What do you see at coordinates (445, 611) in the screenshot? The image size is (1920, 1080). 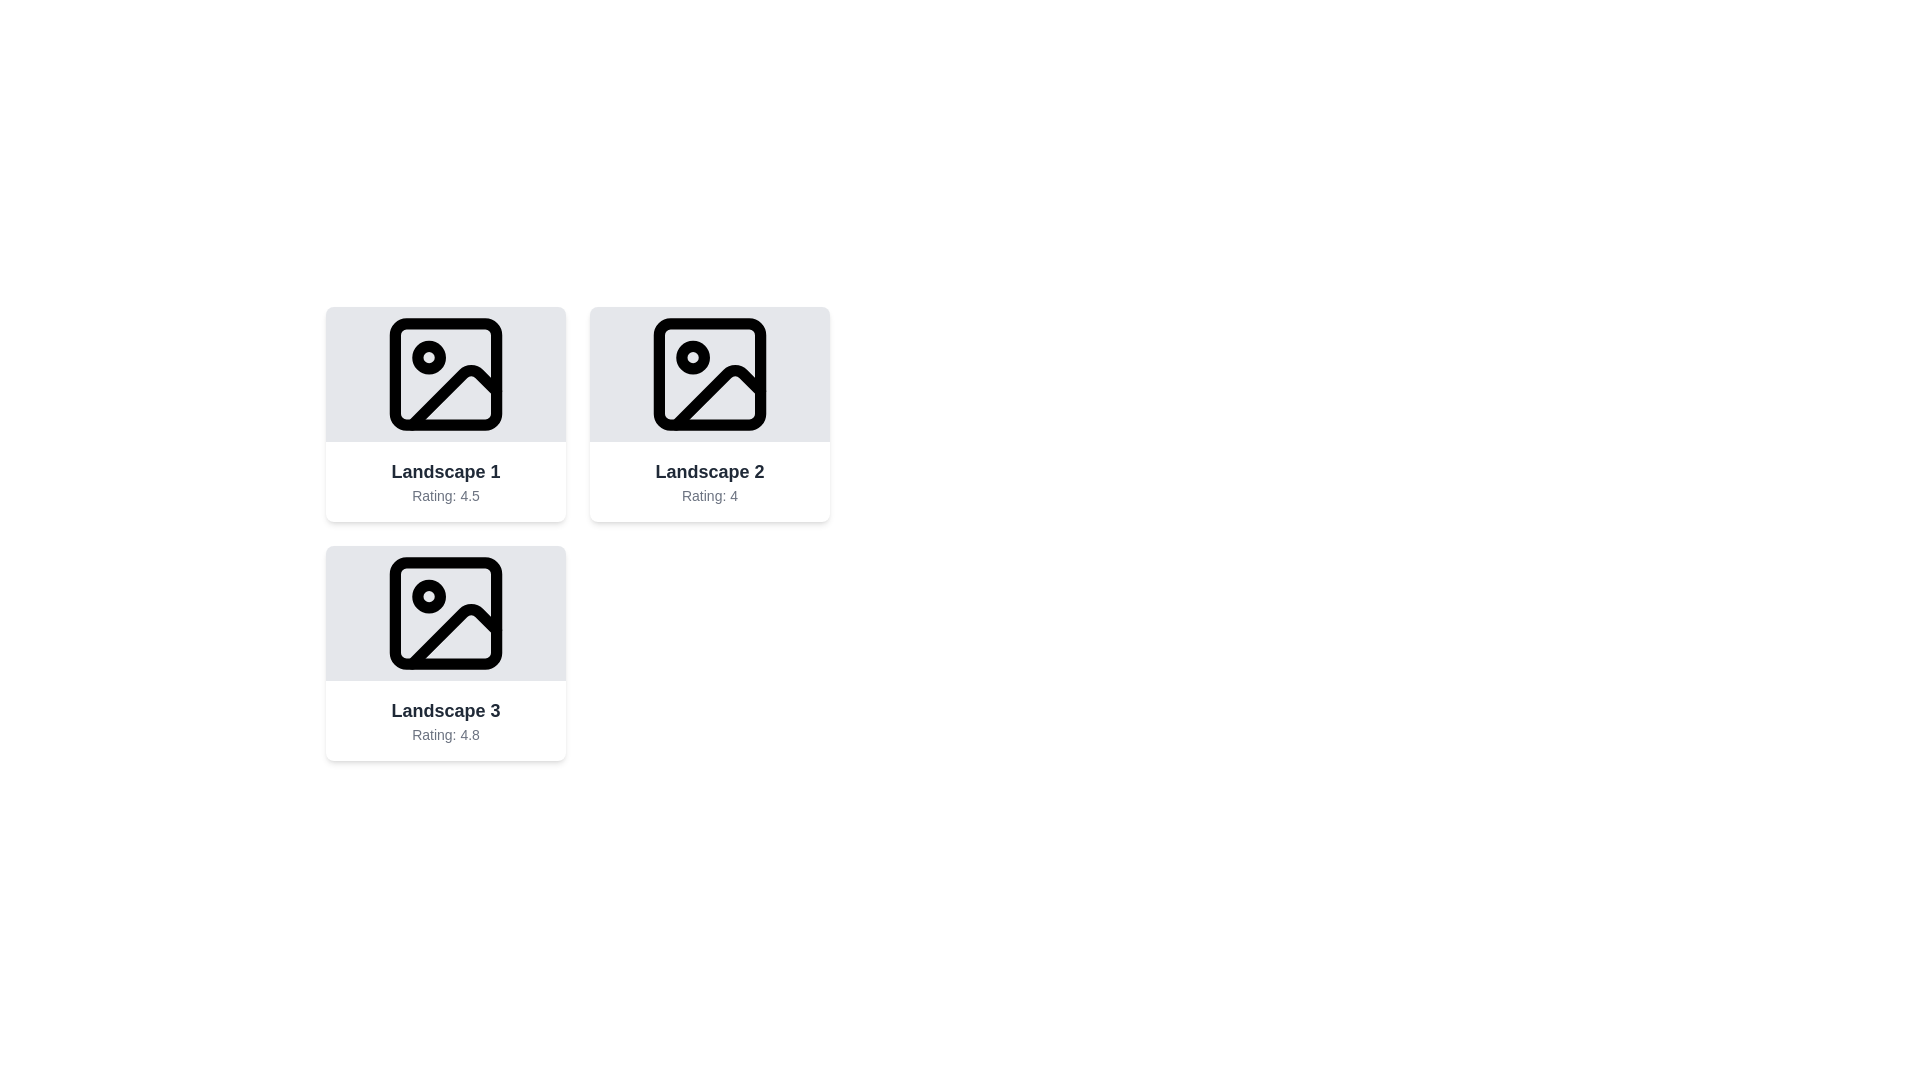 I see `the star icon representing a rating in the card labeled 'Landscape 3 Rating: 4.8'` at bounding box center [445, 611].